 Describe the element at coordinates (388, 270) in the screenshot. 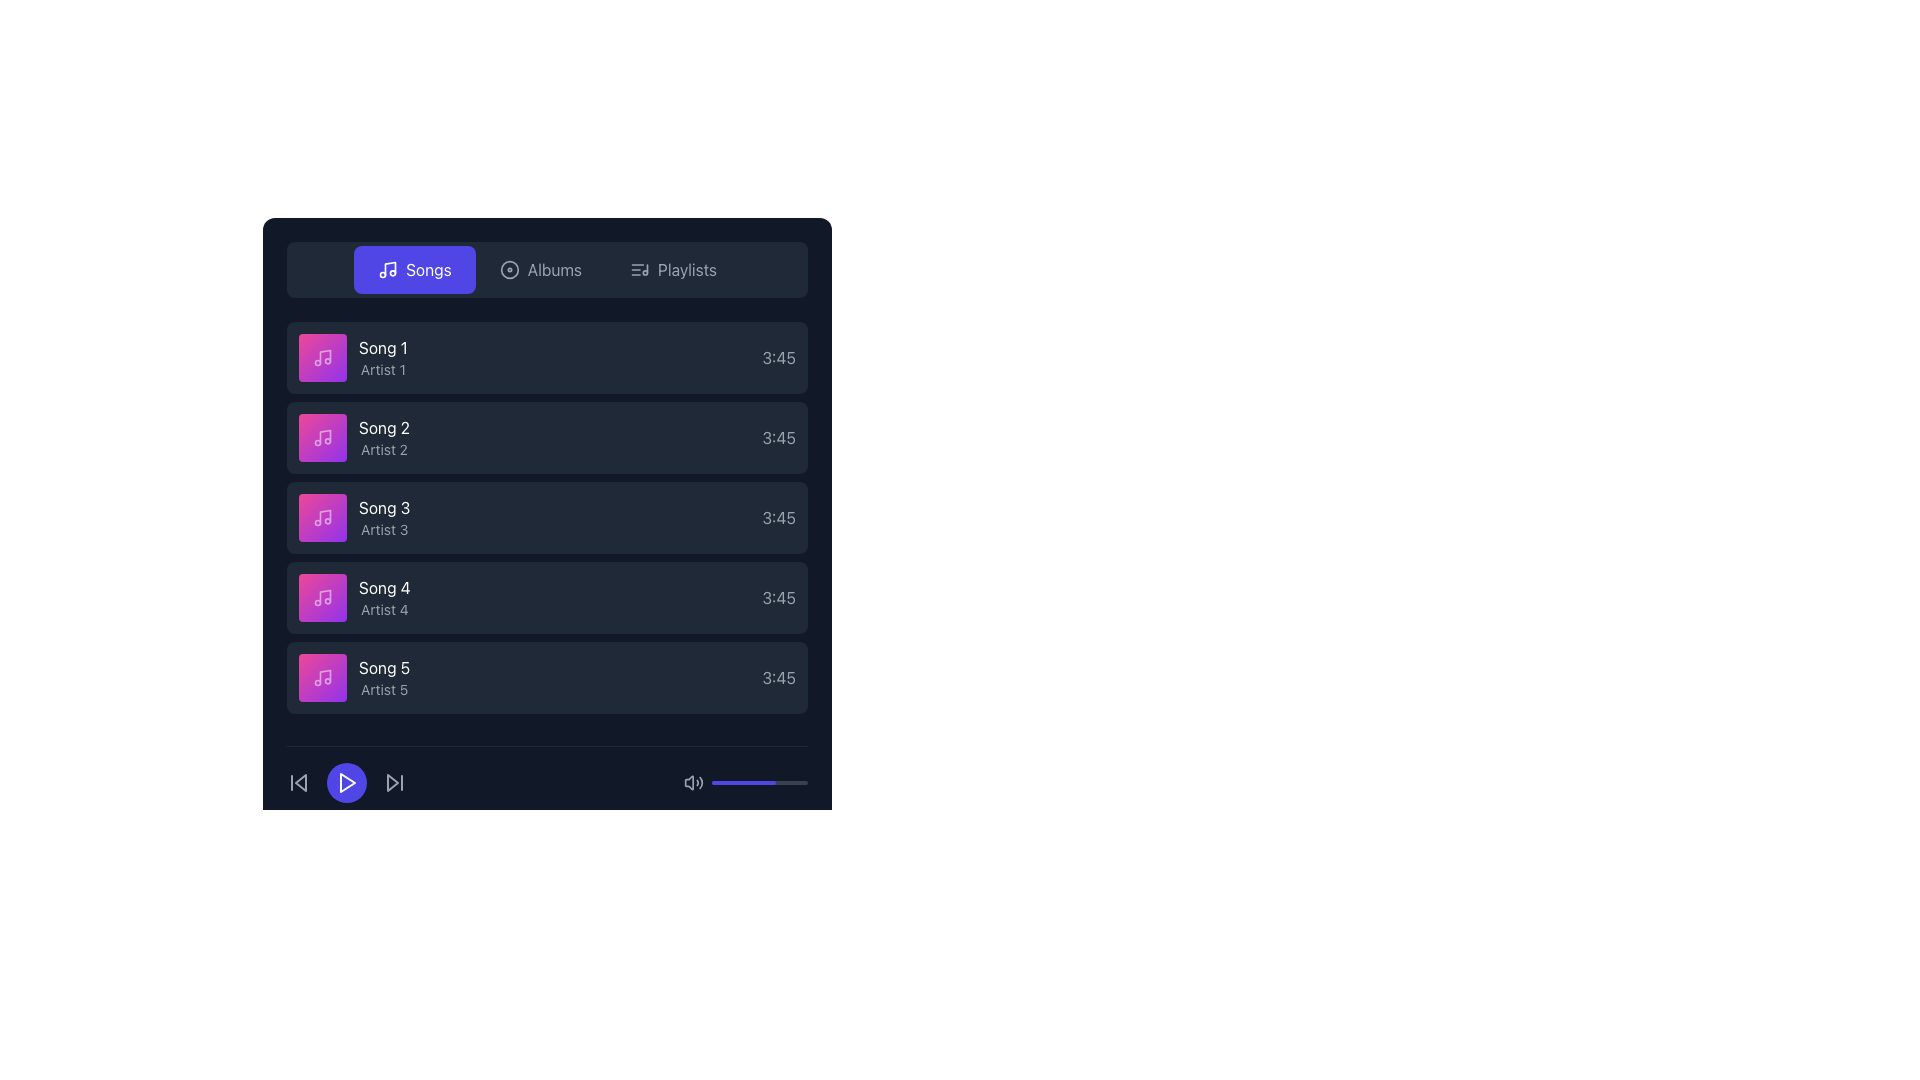

I see `keyboard navigation` at that location.